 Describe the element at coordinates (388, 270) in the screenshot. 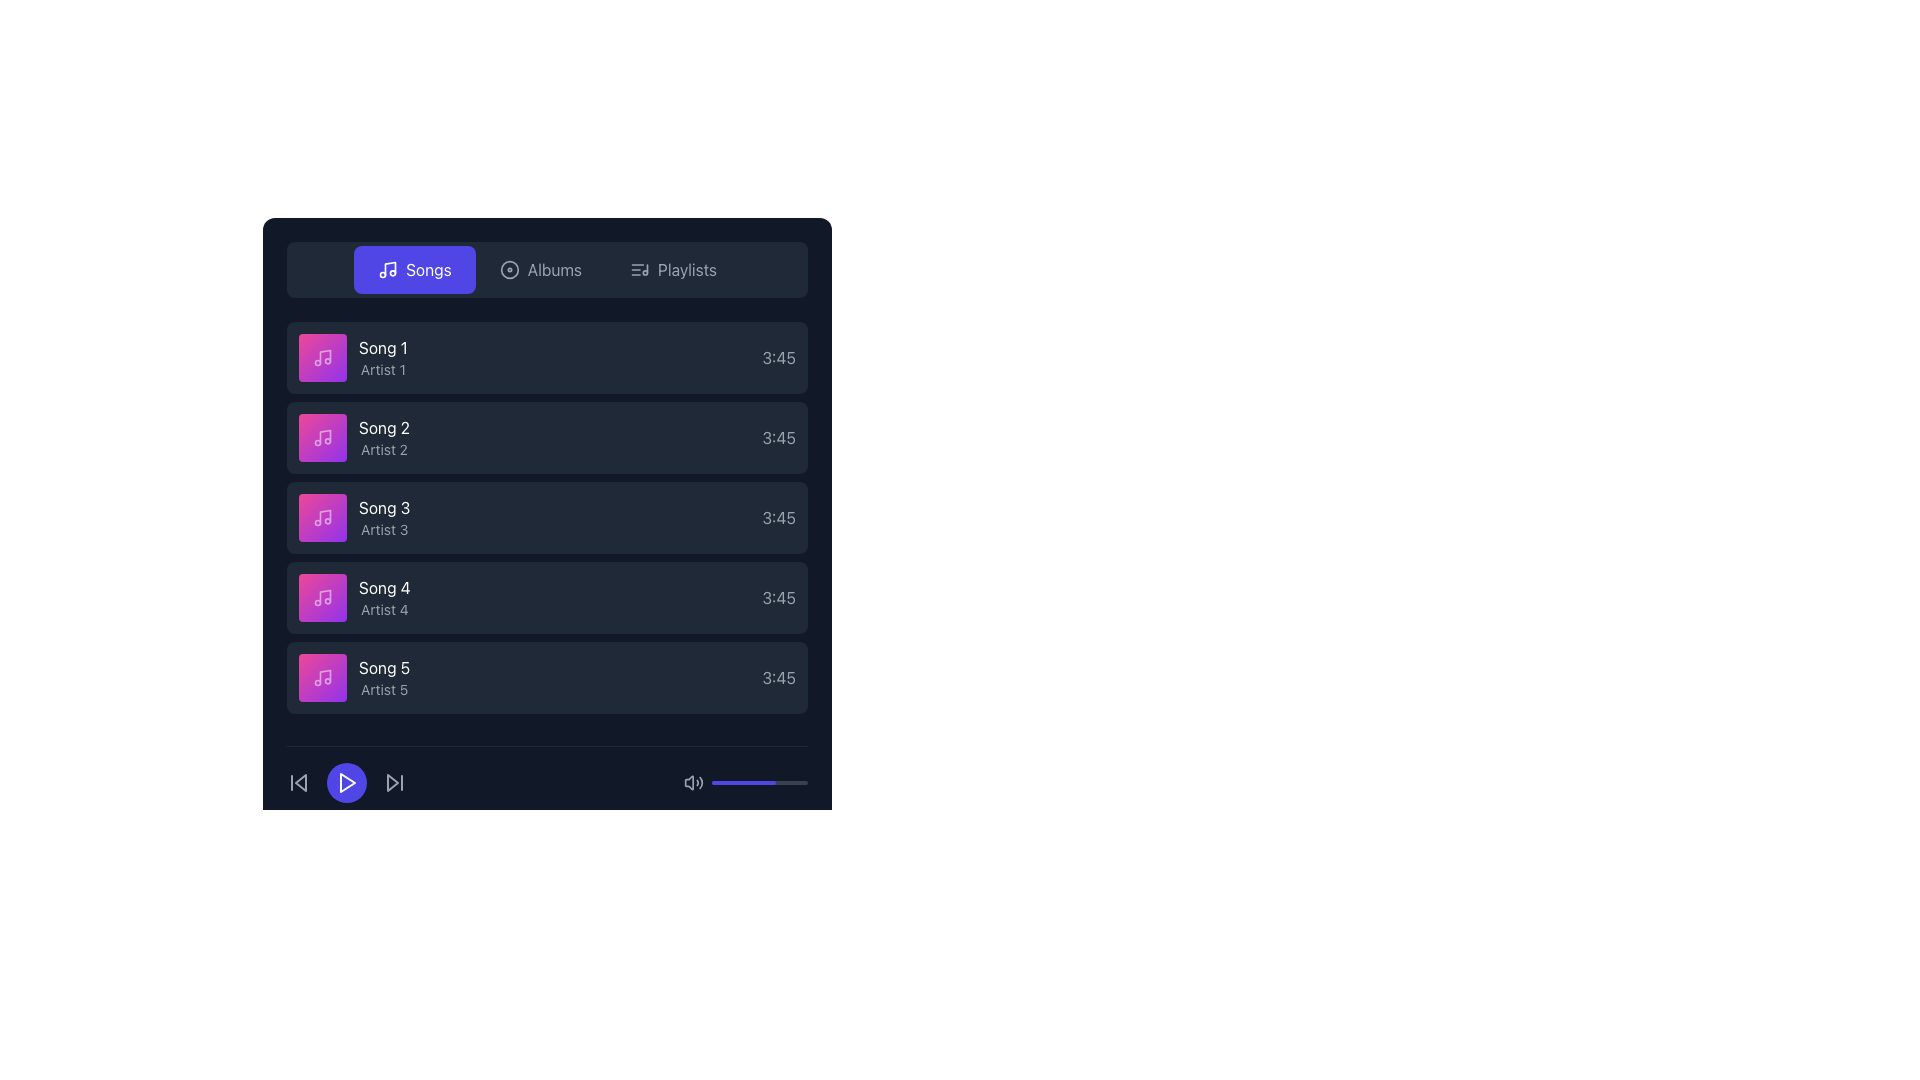

I see `keyboard navigation` at that location.